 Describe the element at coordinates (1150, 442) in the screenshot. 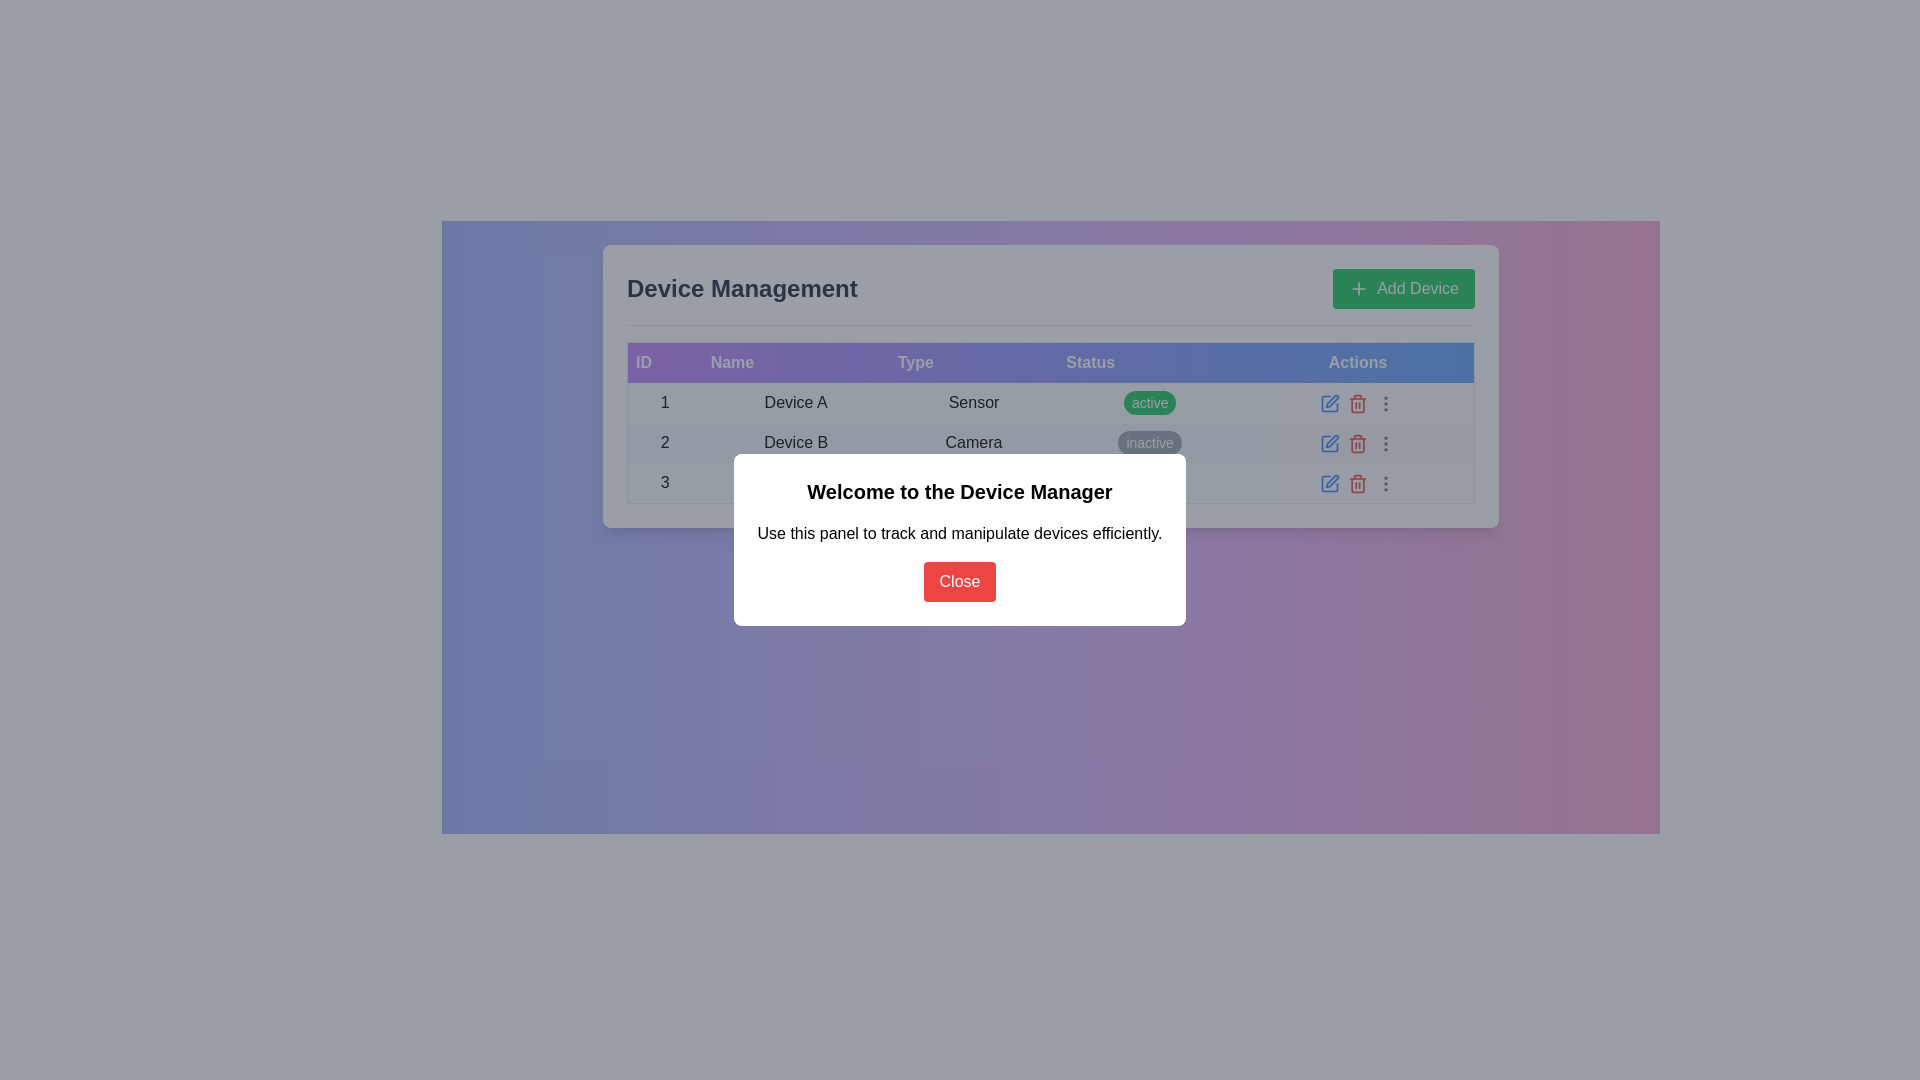

I see `the 'inactive' status indicator for 'Device B' located in the fourth cell of the second row under the 'Status' column` at that location.